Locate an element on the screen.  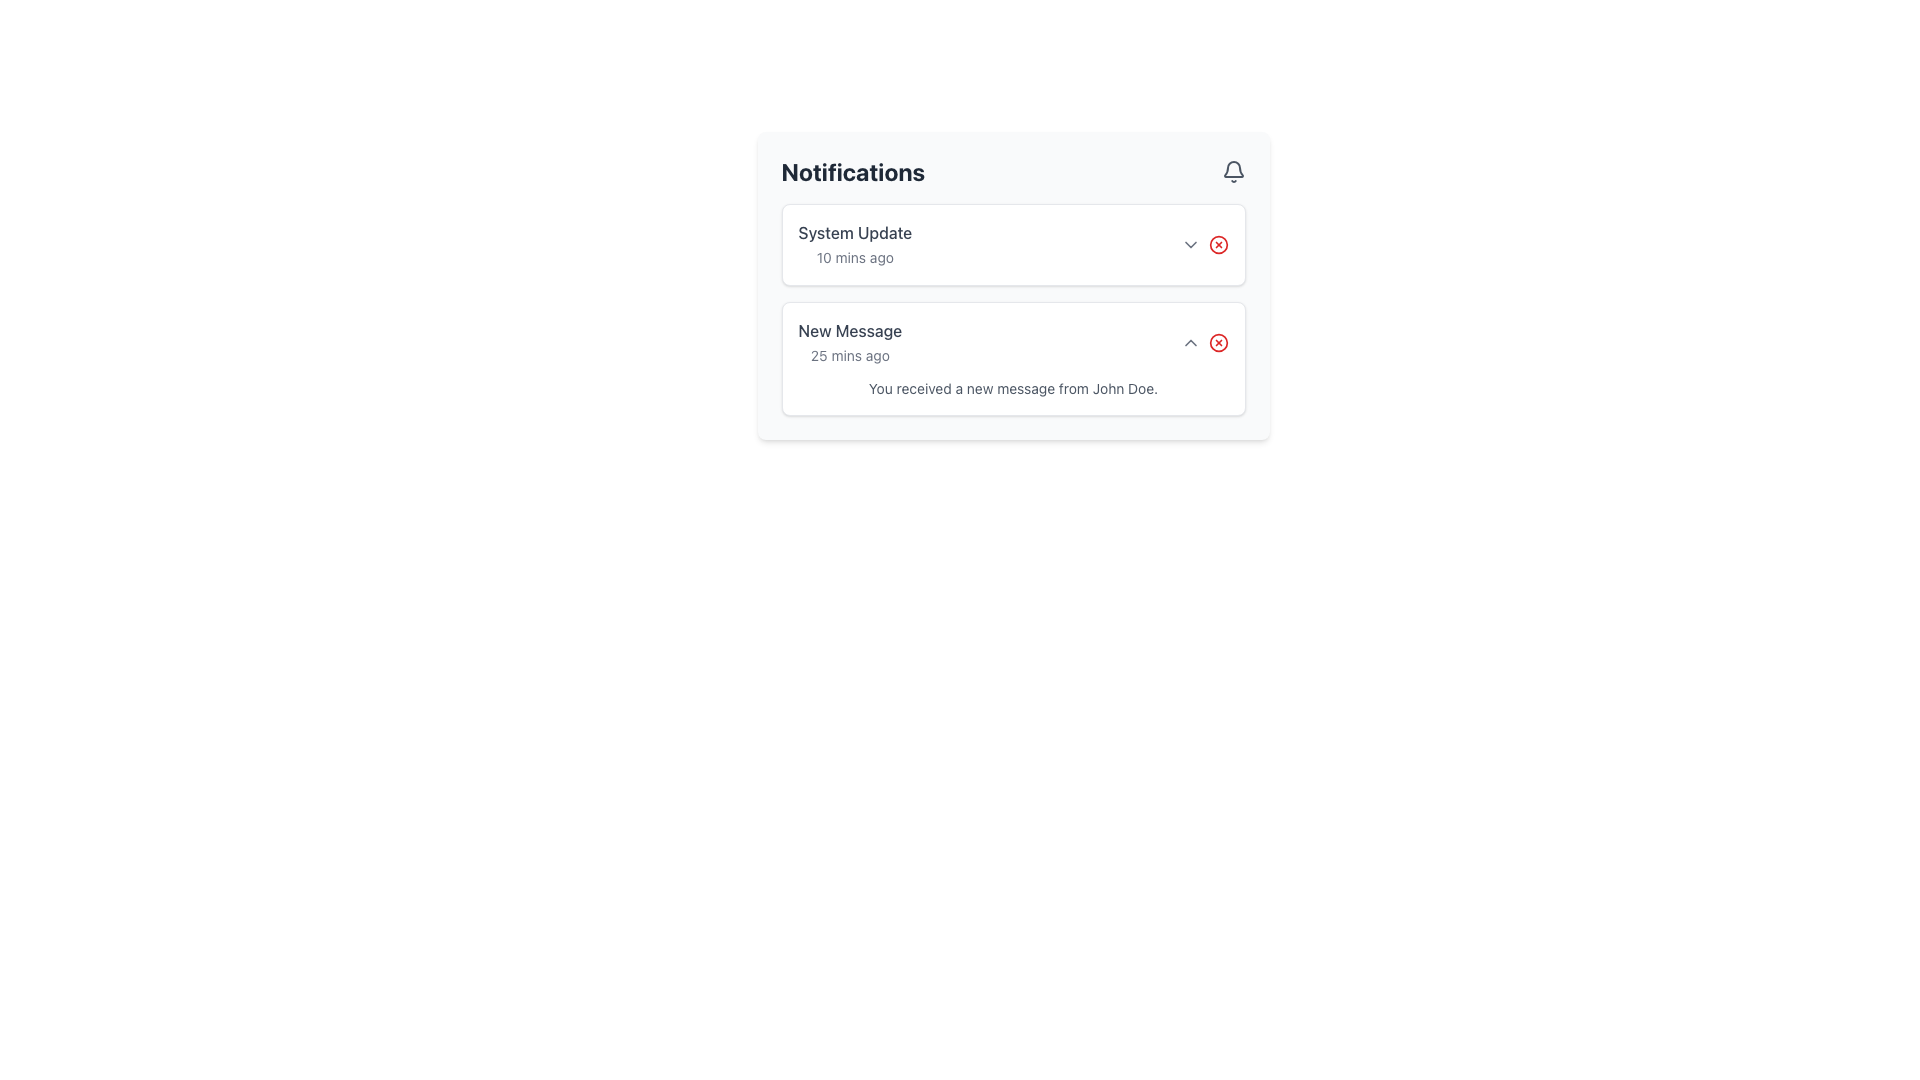
the bell icon located at the far-right side of the header section titled 'Notifications' is located at coordinates (1232, 171).